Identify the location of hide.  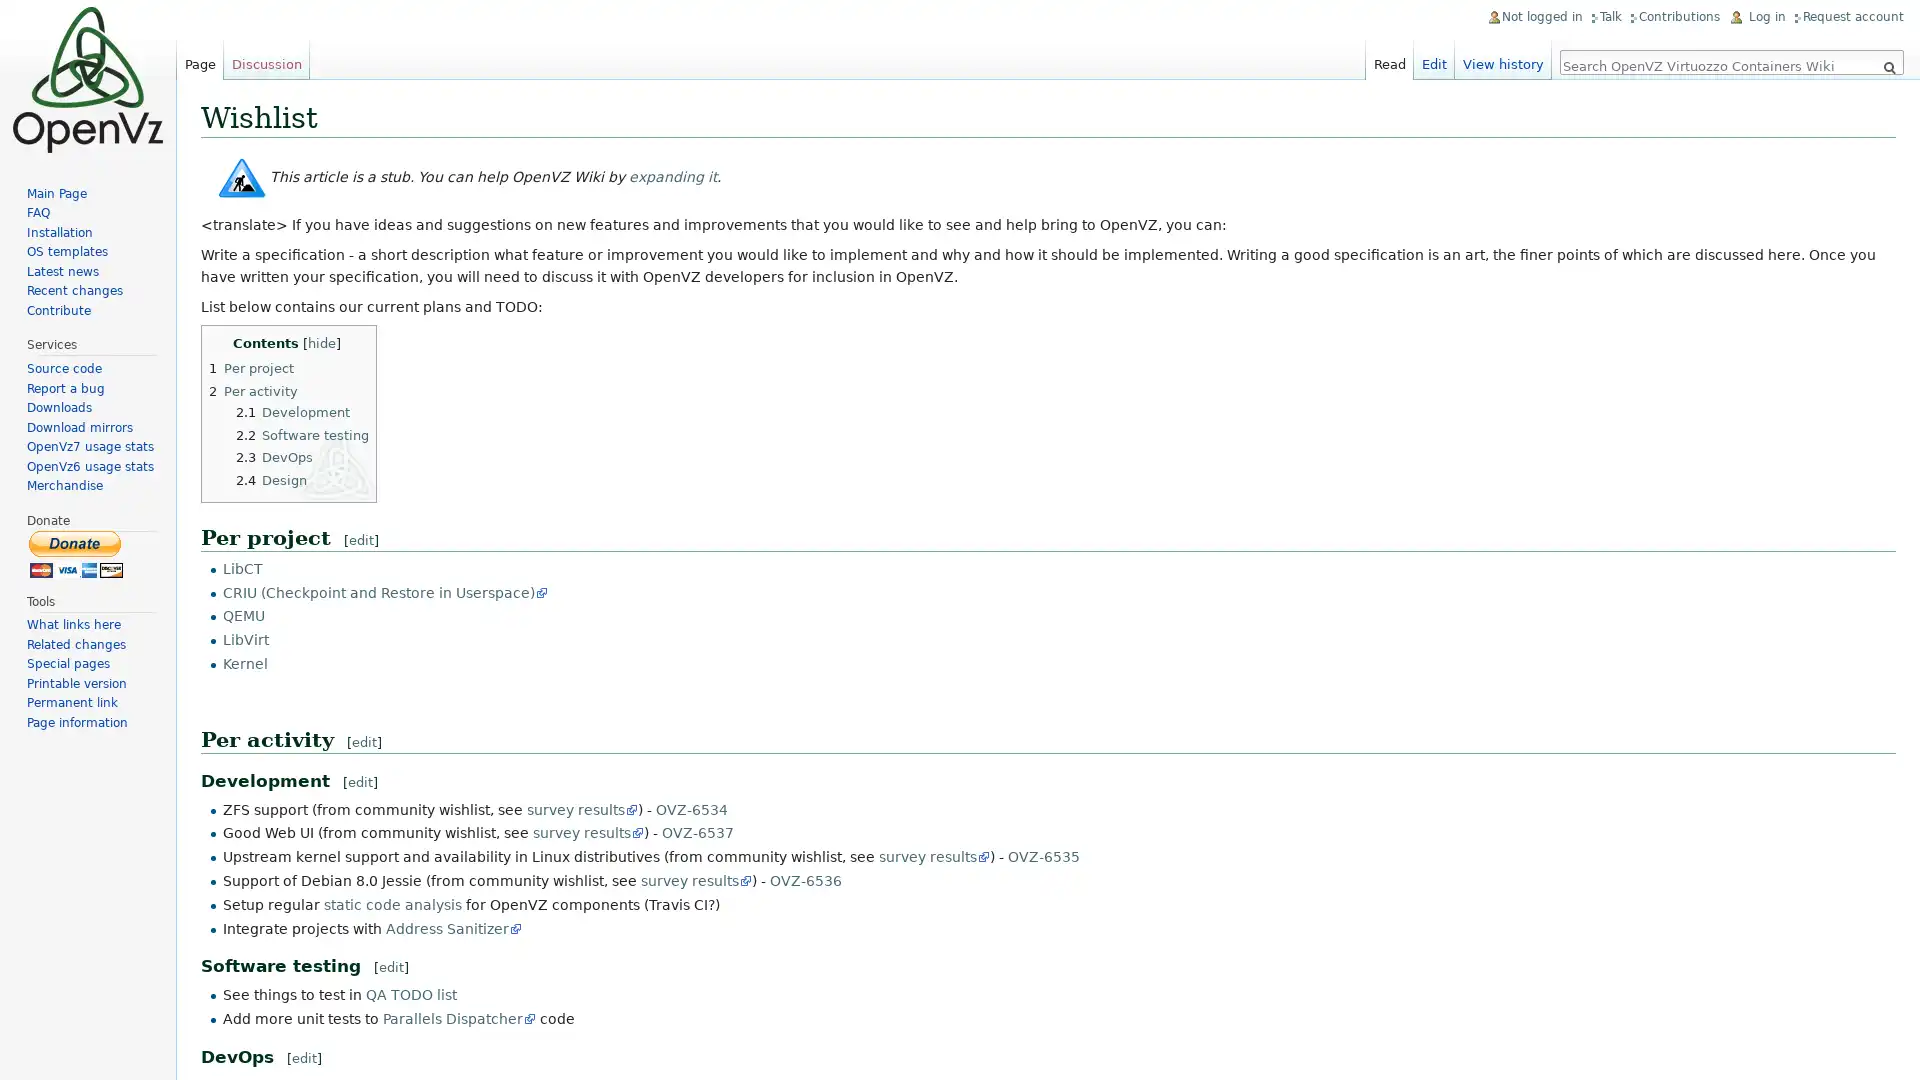
(321, 342).